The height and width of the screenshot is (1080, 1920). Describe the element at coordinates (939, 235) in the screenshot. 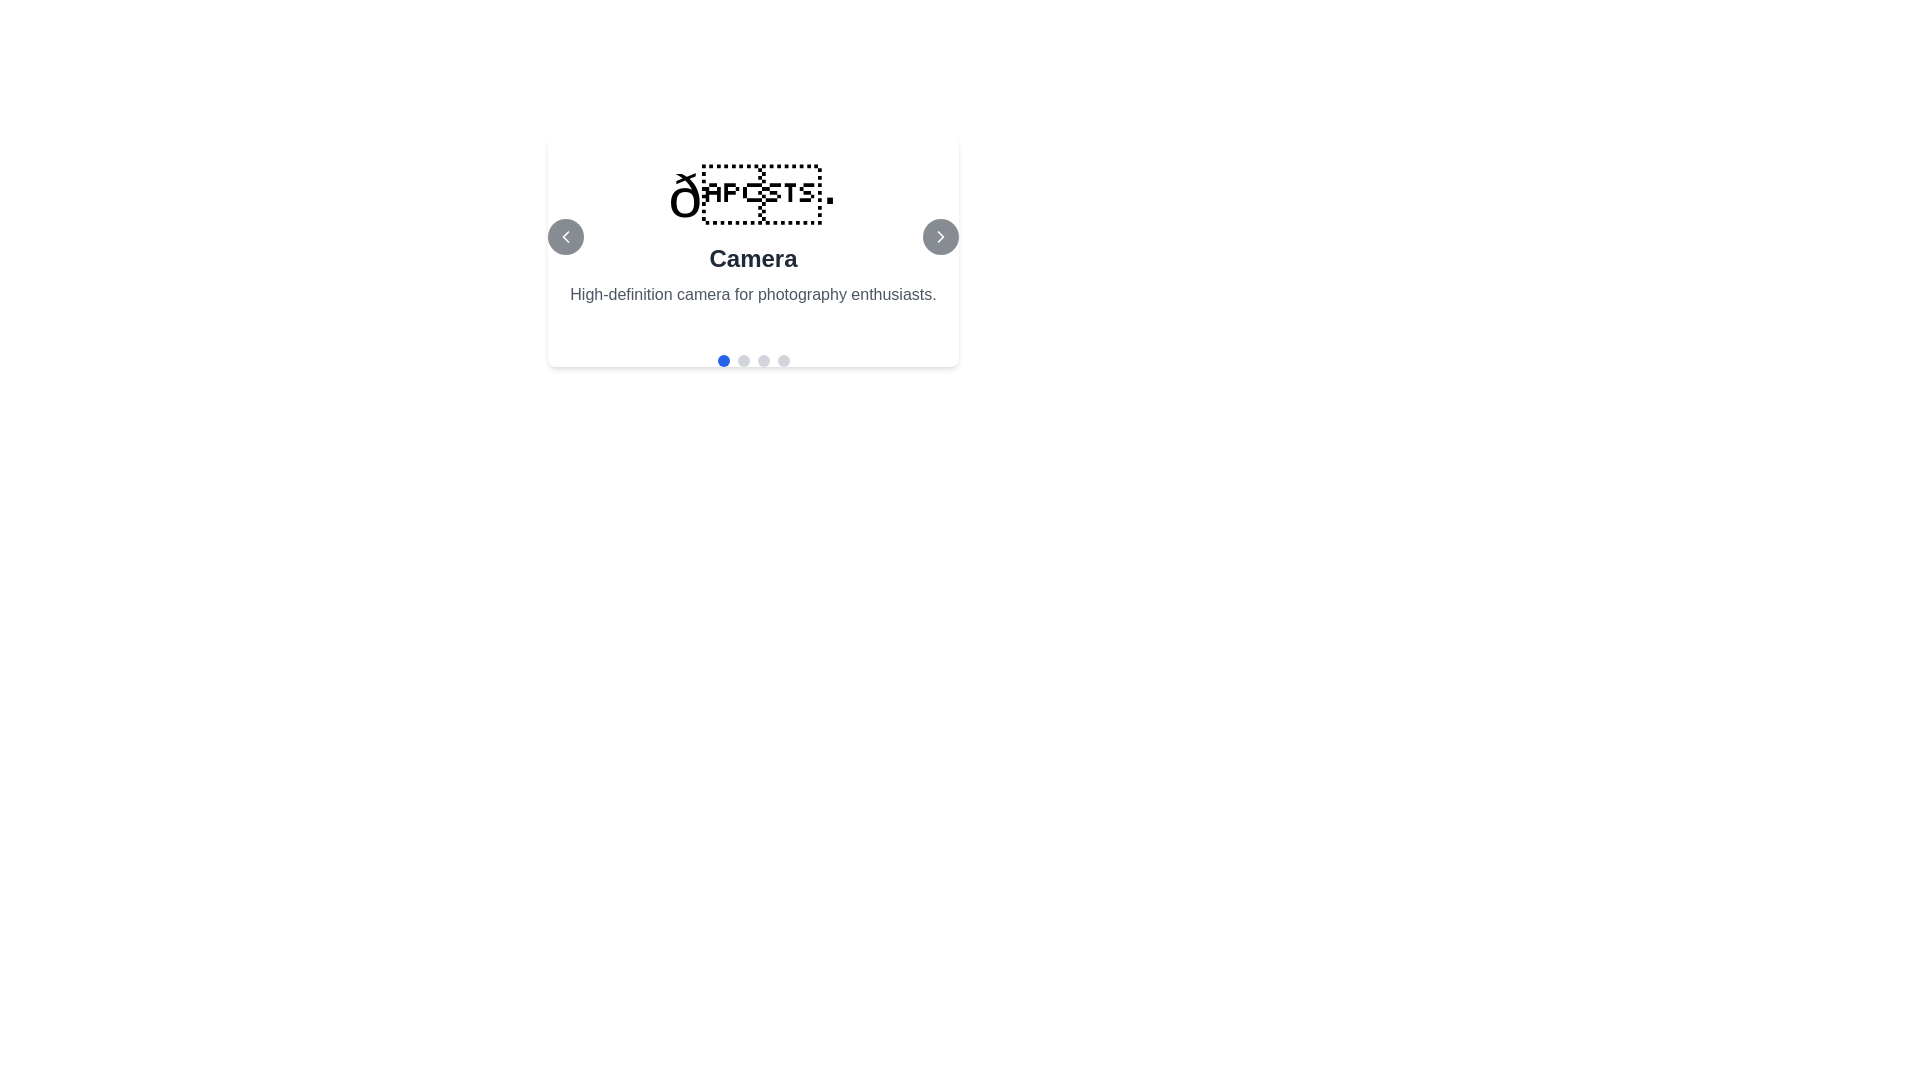

I see `the small right-pointing chevron icon within the circular button on the card interface` at that location.